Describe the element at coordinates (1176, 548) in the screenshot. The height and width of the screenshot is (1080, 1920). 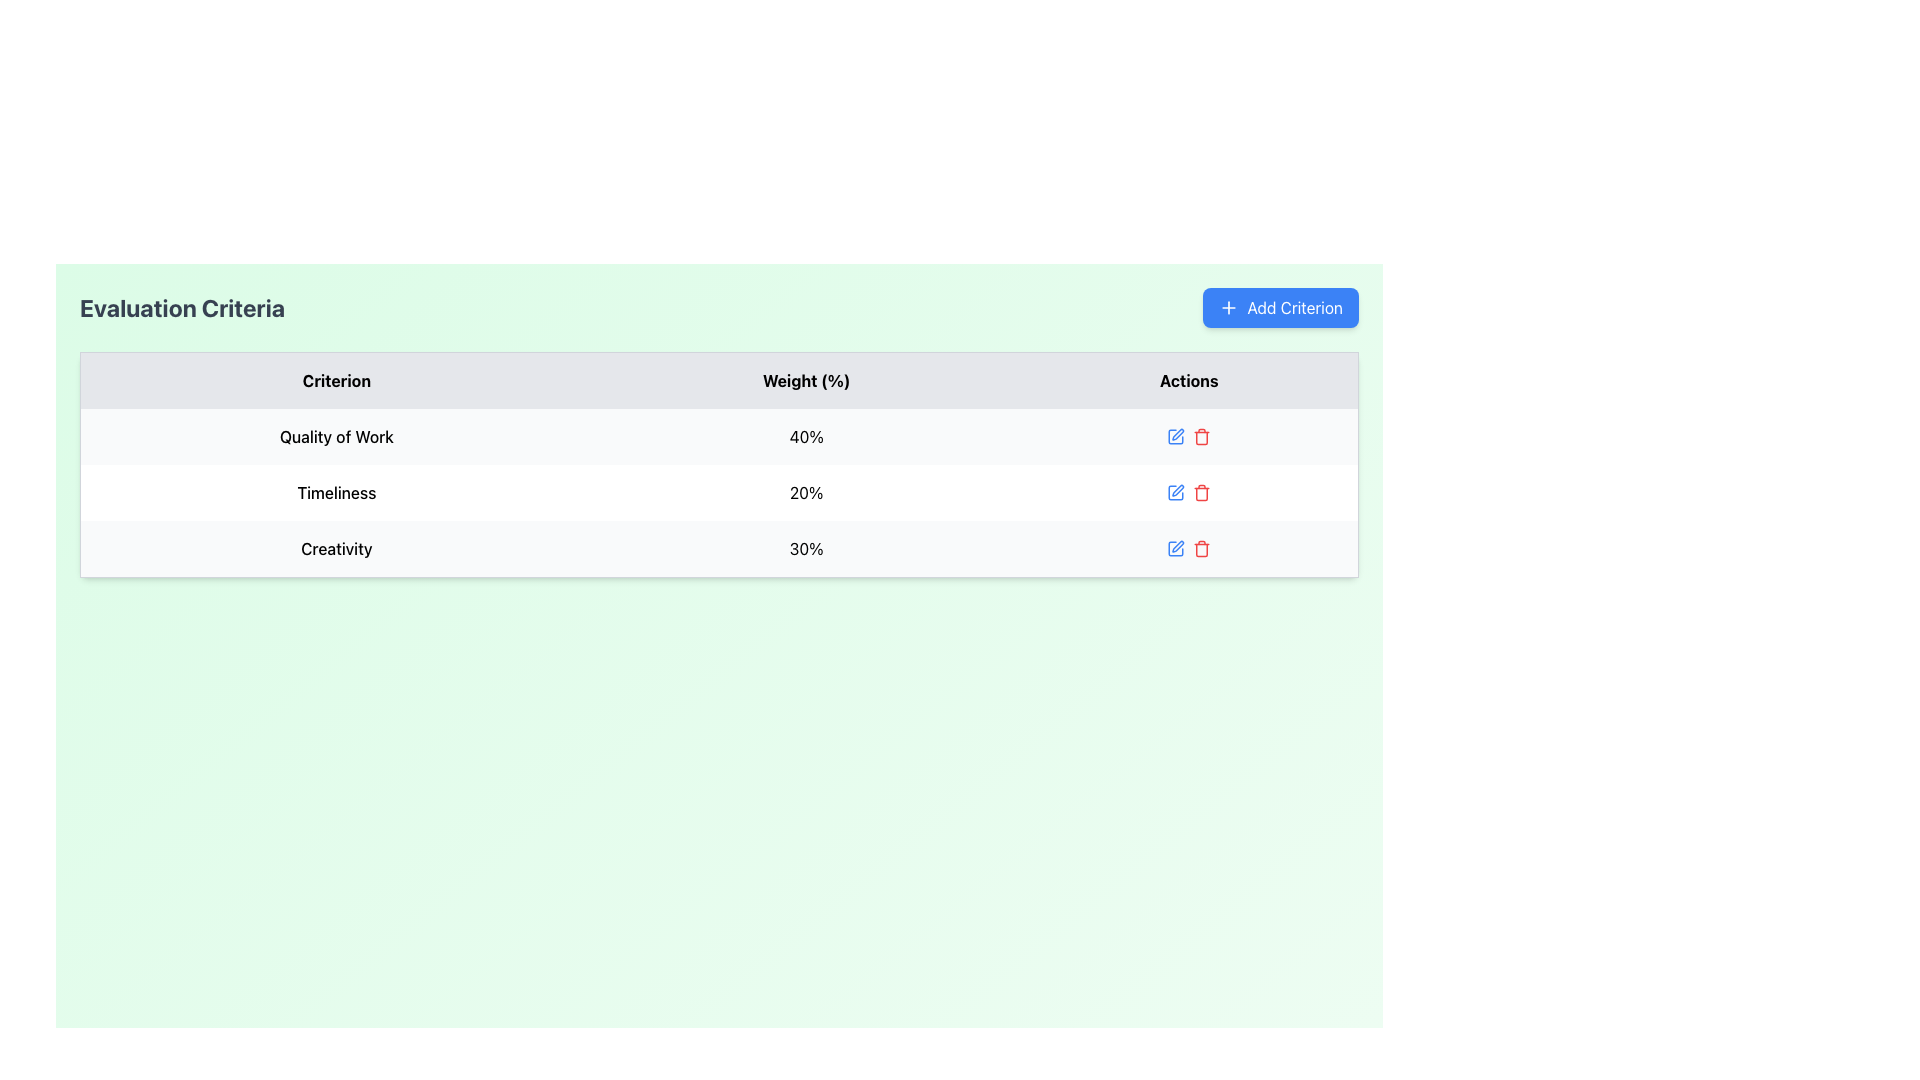
I see `the rectangular icon representing a pen in the 'Actions' column for the 'Creativity' criterion` at that location.